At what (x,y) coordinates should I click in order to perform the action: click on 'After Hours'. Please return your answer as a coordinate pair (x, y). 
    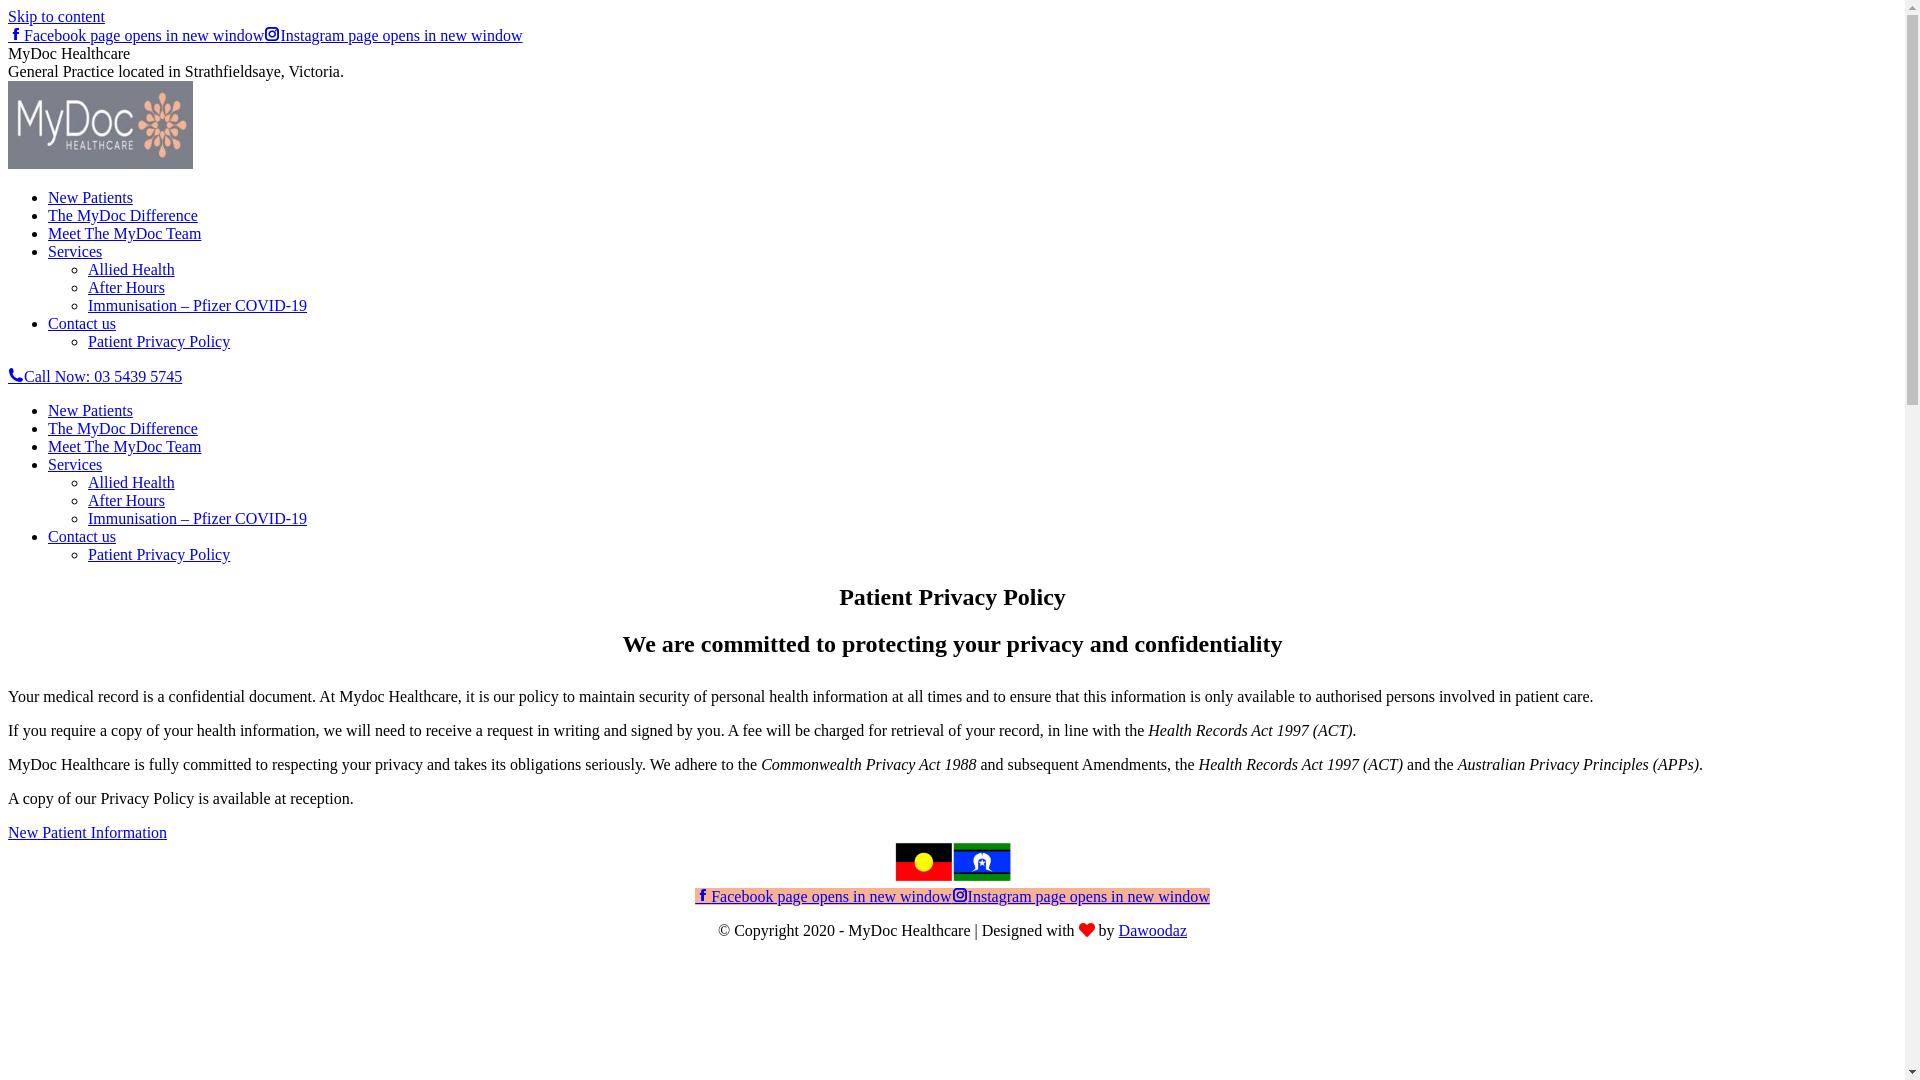
    Looking at the image, I should click on (86, 499).